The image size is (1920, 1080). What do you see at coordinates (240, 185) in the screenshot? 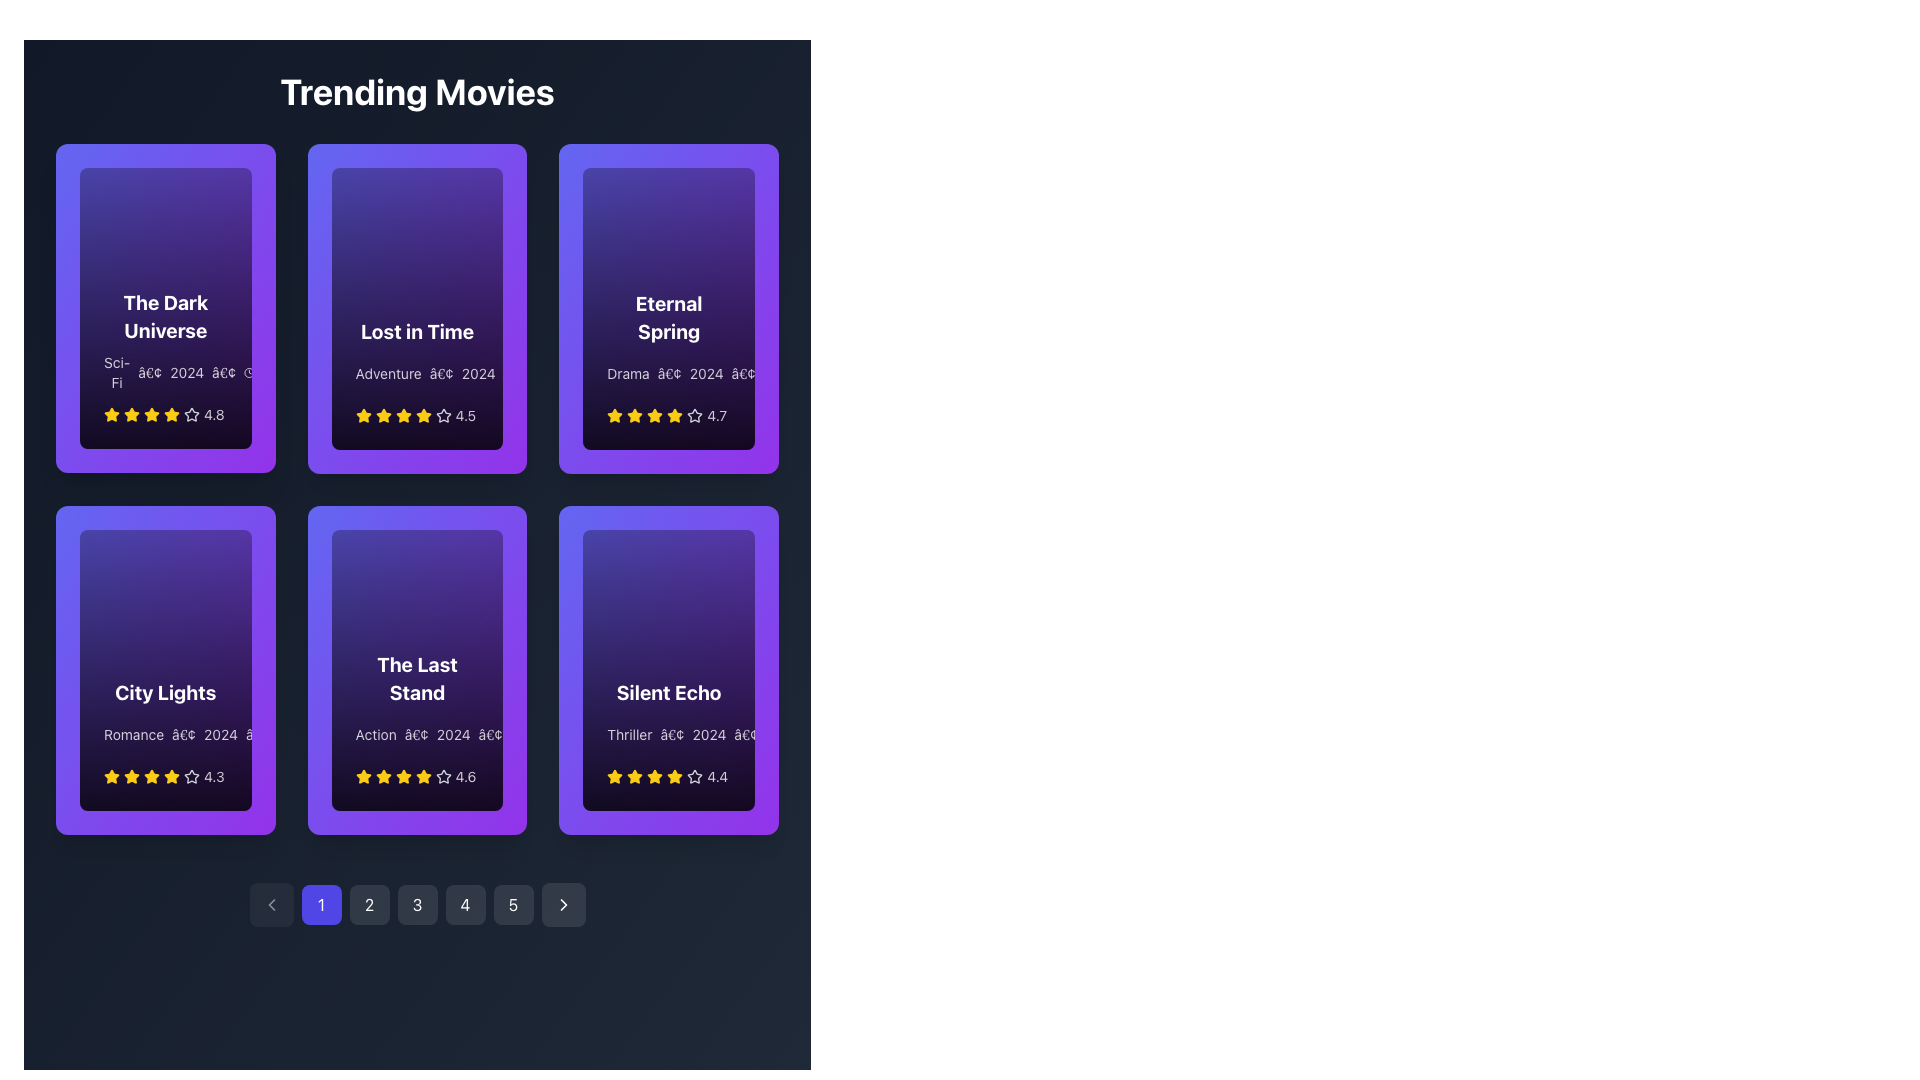
I see `the circular indigo play button with a white fill icon located at the center of the button near the top-right corner of 'The Dark Universe' card` at bounding box center [240, 185].